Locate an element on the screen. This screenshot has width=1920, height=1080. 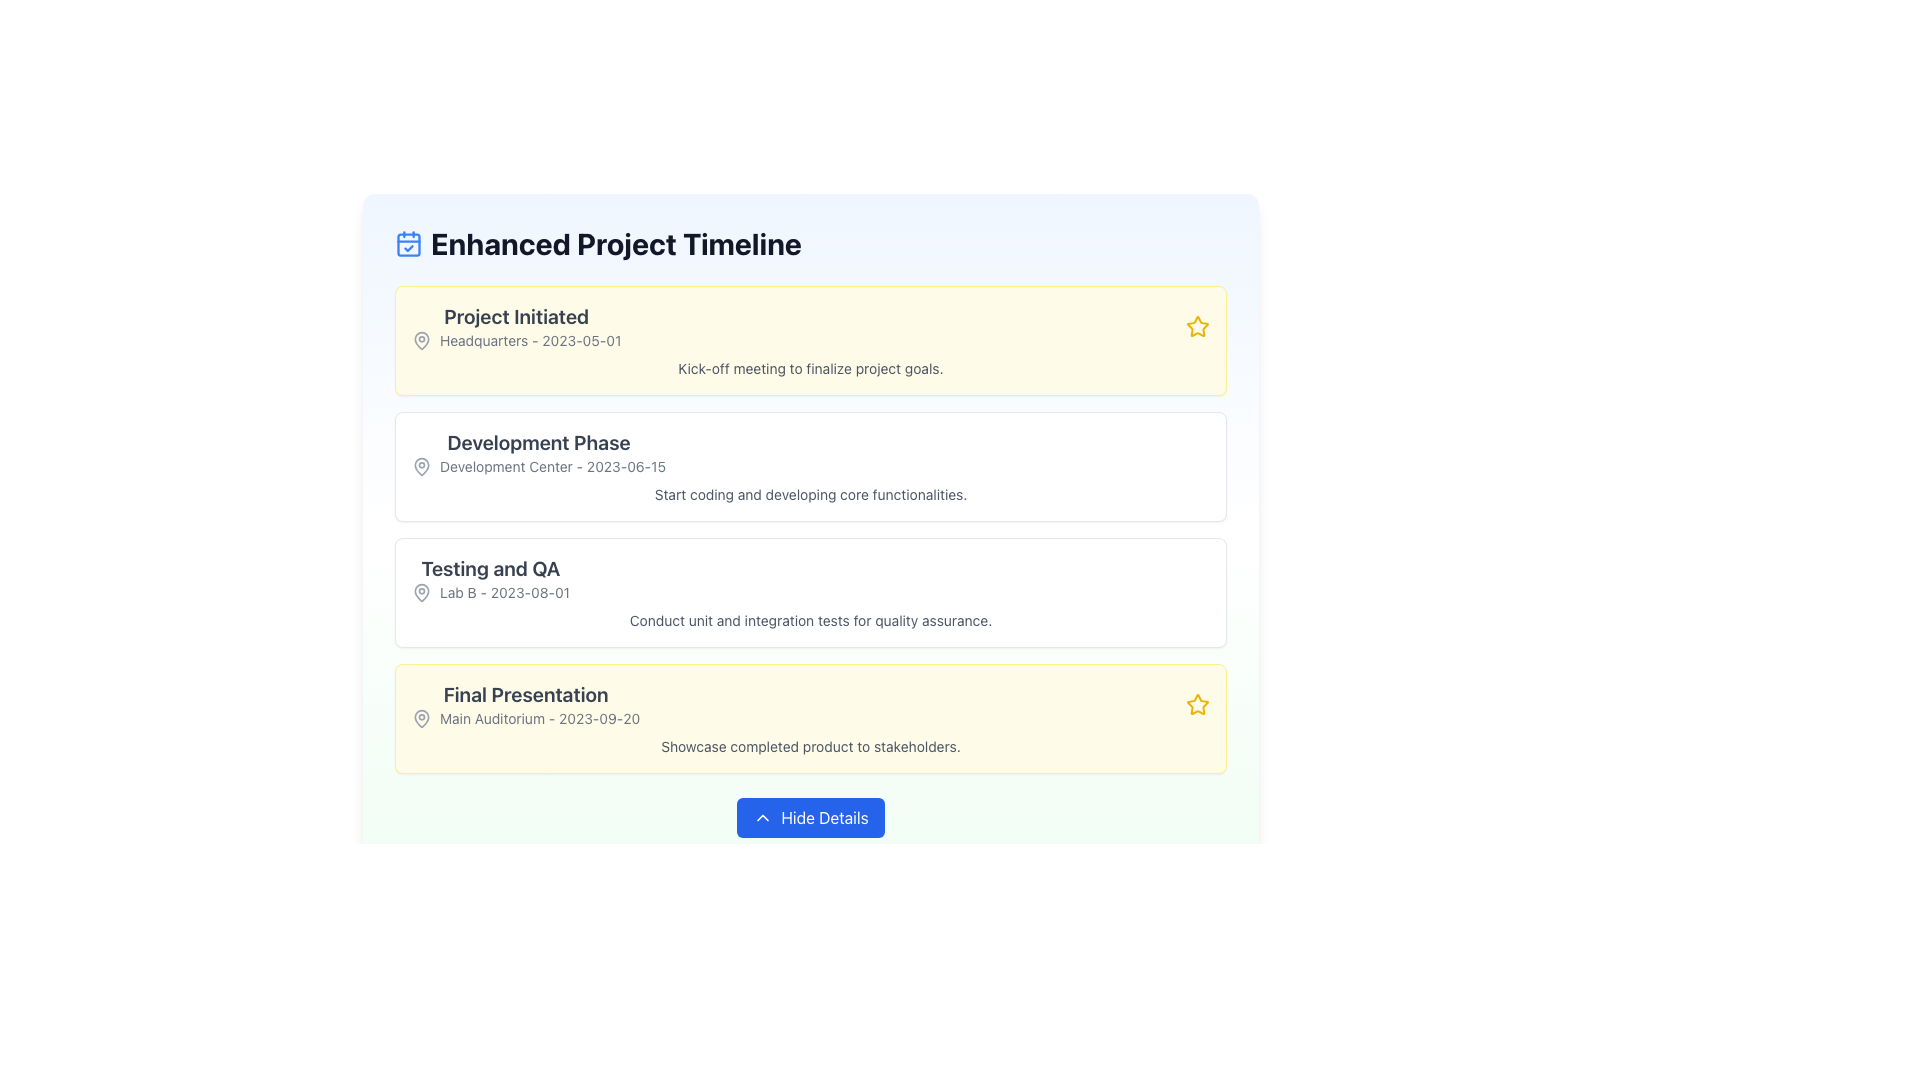
the Informational Card that details the 'Development Phase' in the 'Enhanced Project Timeline', which is the second panel after 'Project Initiated' is located at coordinates (811, 466).